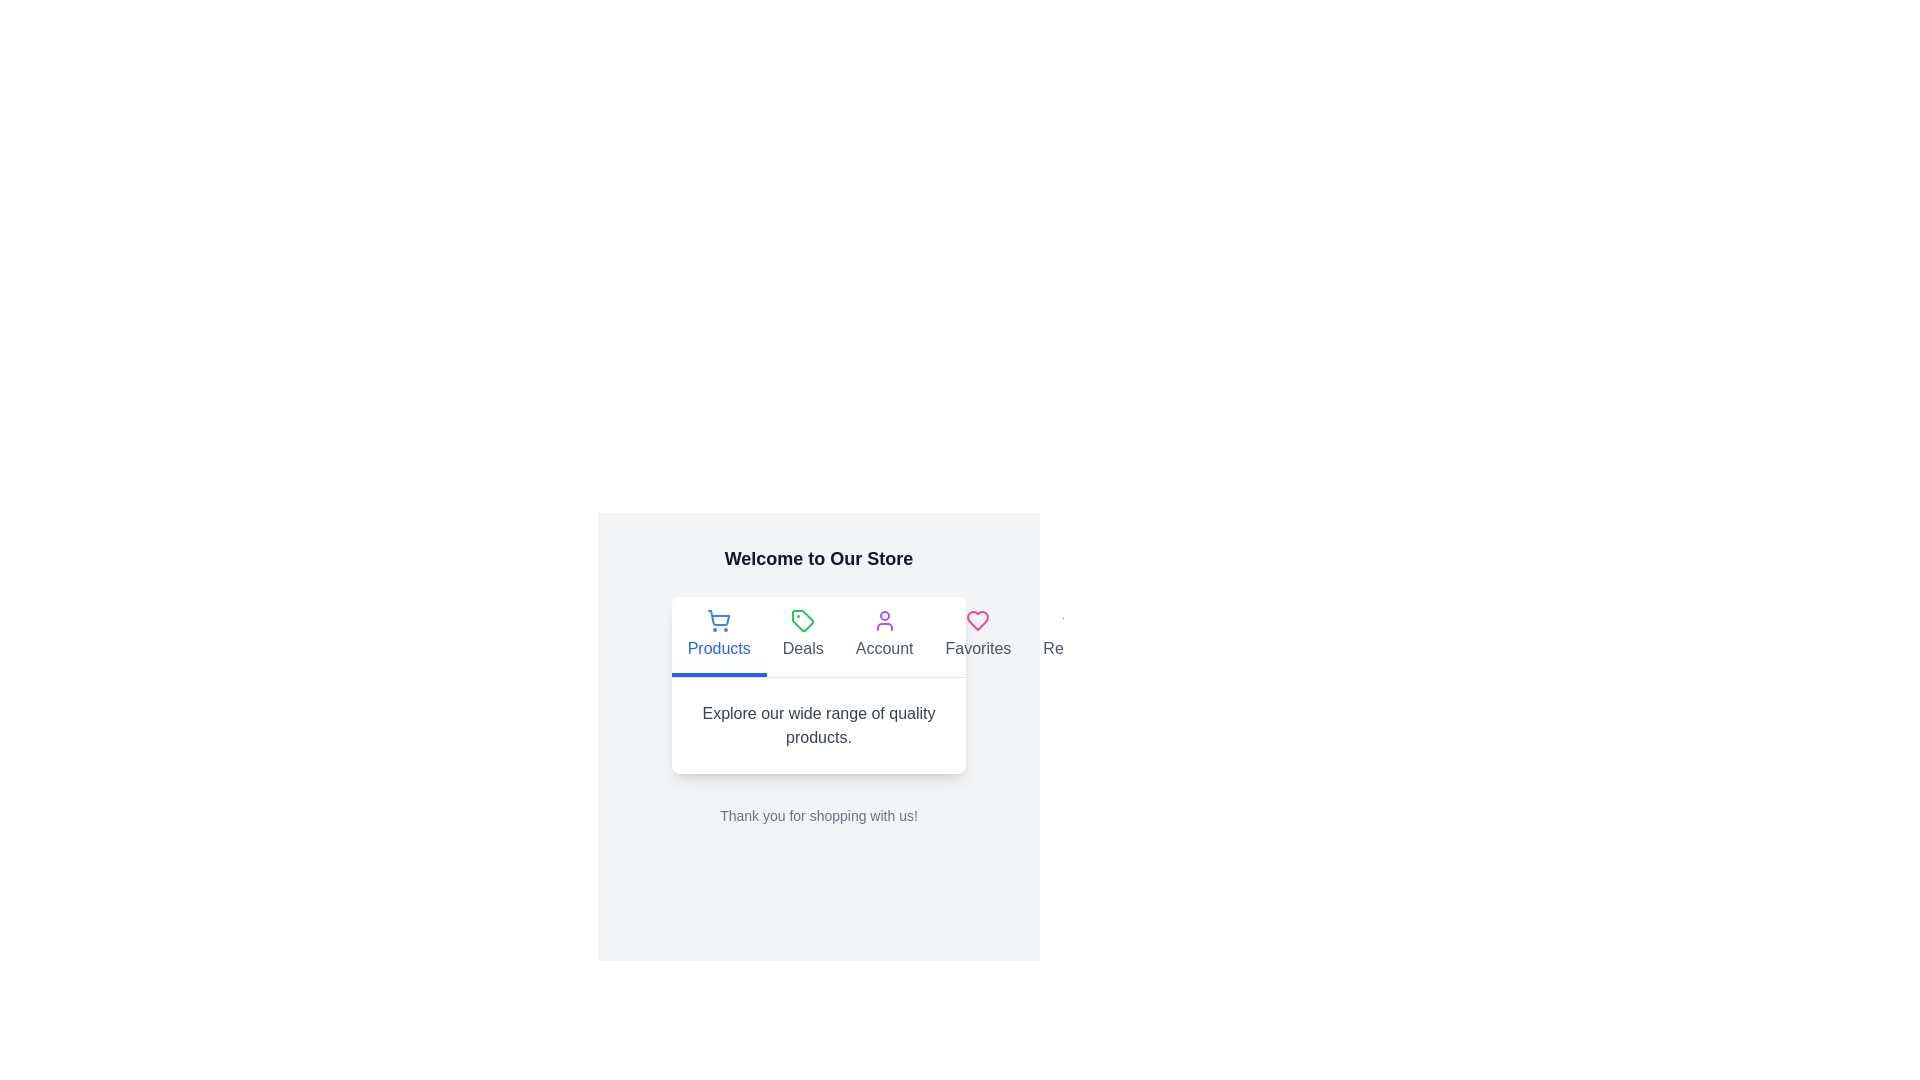  Describe the element at coordinates (1072, 636) in the screenshot. I see `the fifth navigation item on the right side of the navigation bar` at that location.